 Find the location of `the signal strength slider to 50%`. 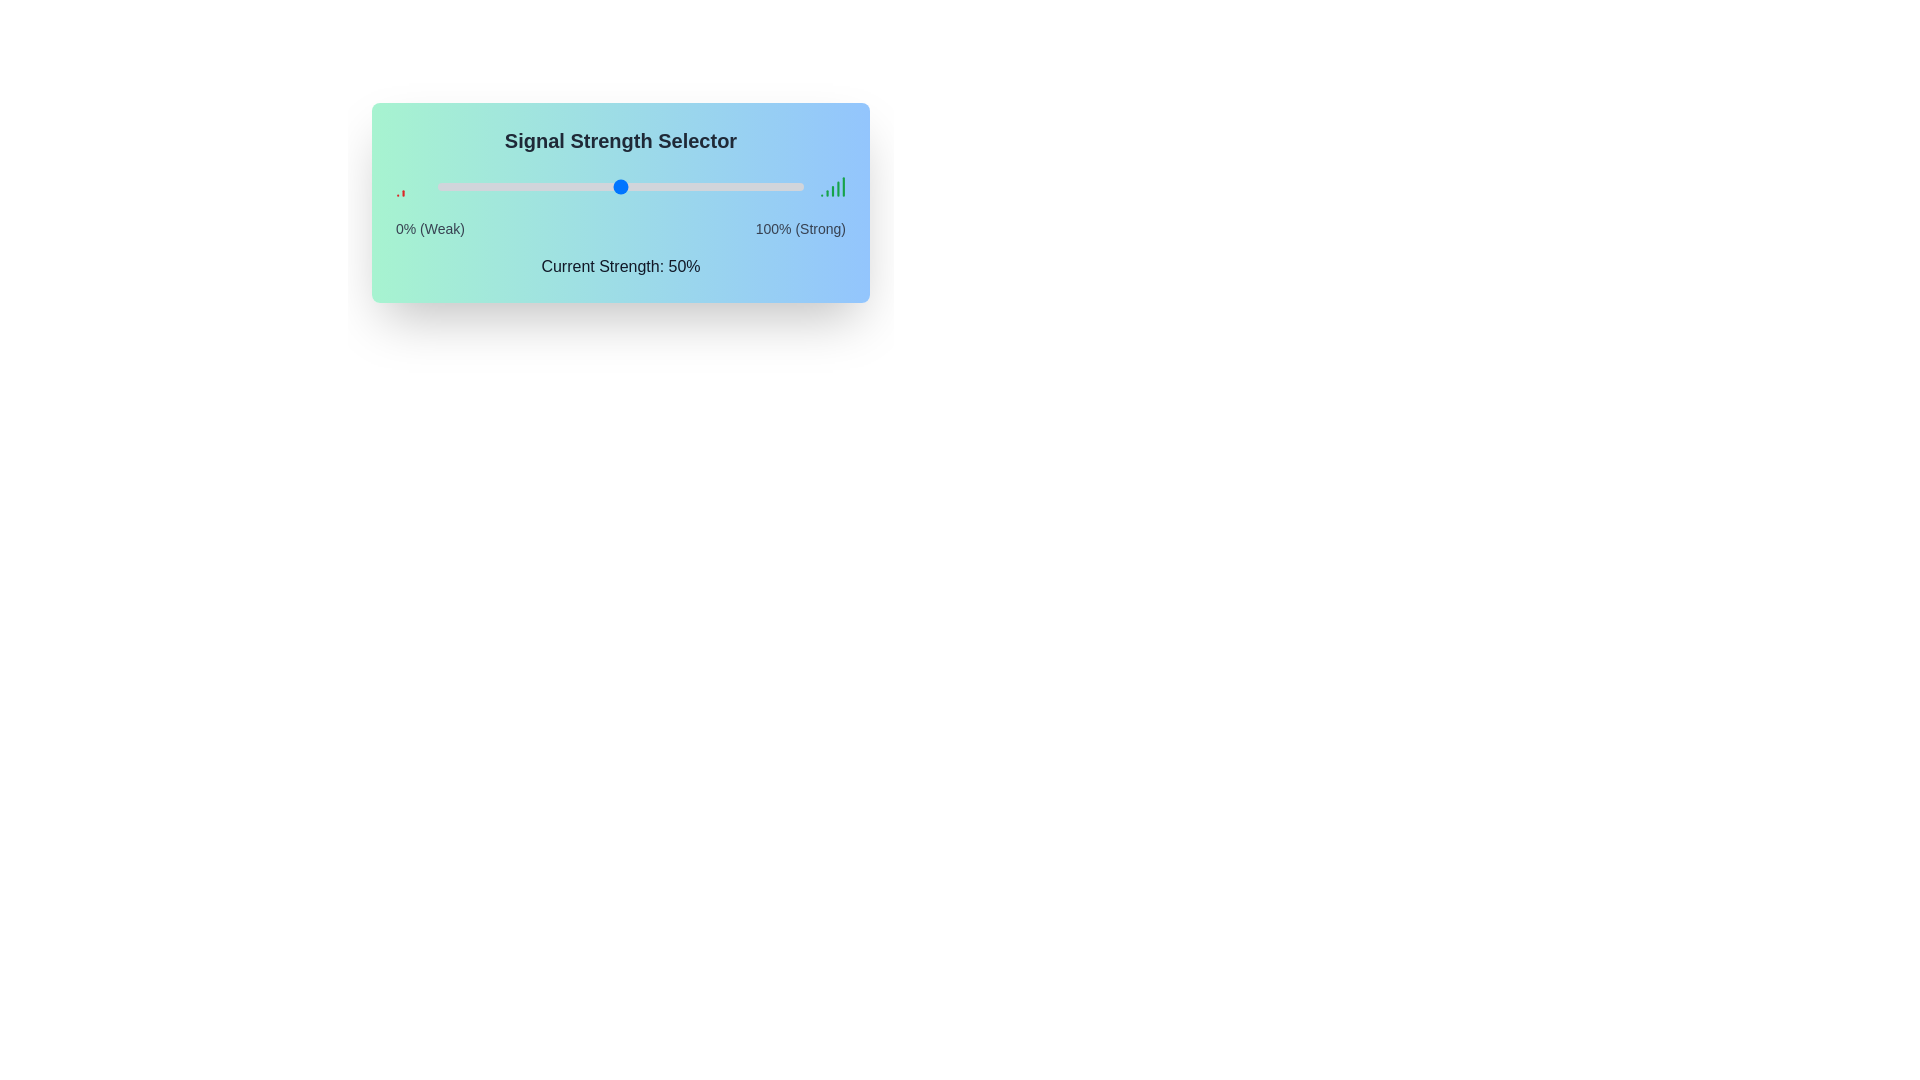

the signal strength slider to 50% is located at coordinates (619, 186).